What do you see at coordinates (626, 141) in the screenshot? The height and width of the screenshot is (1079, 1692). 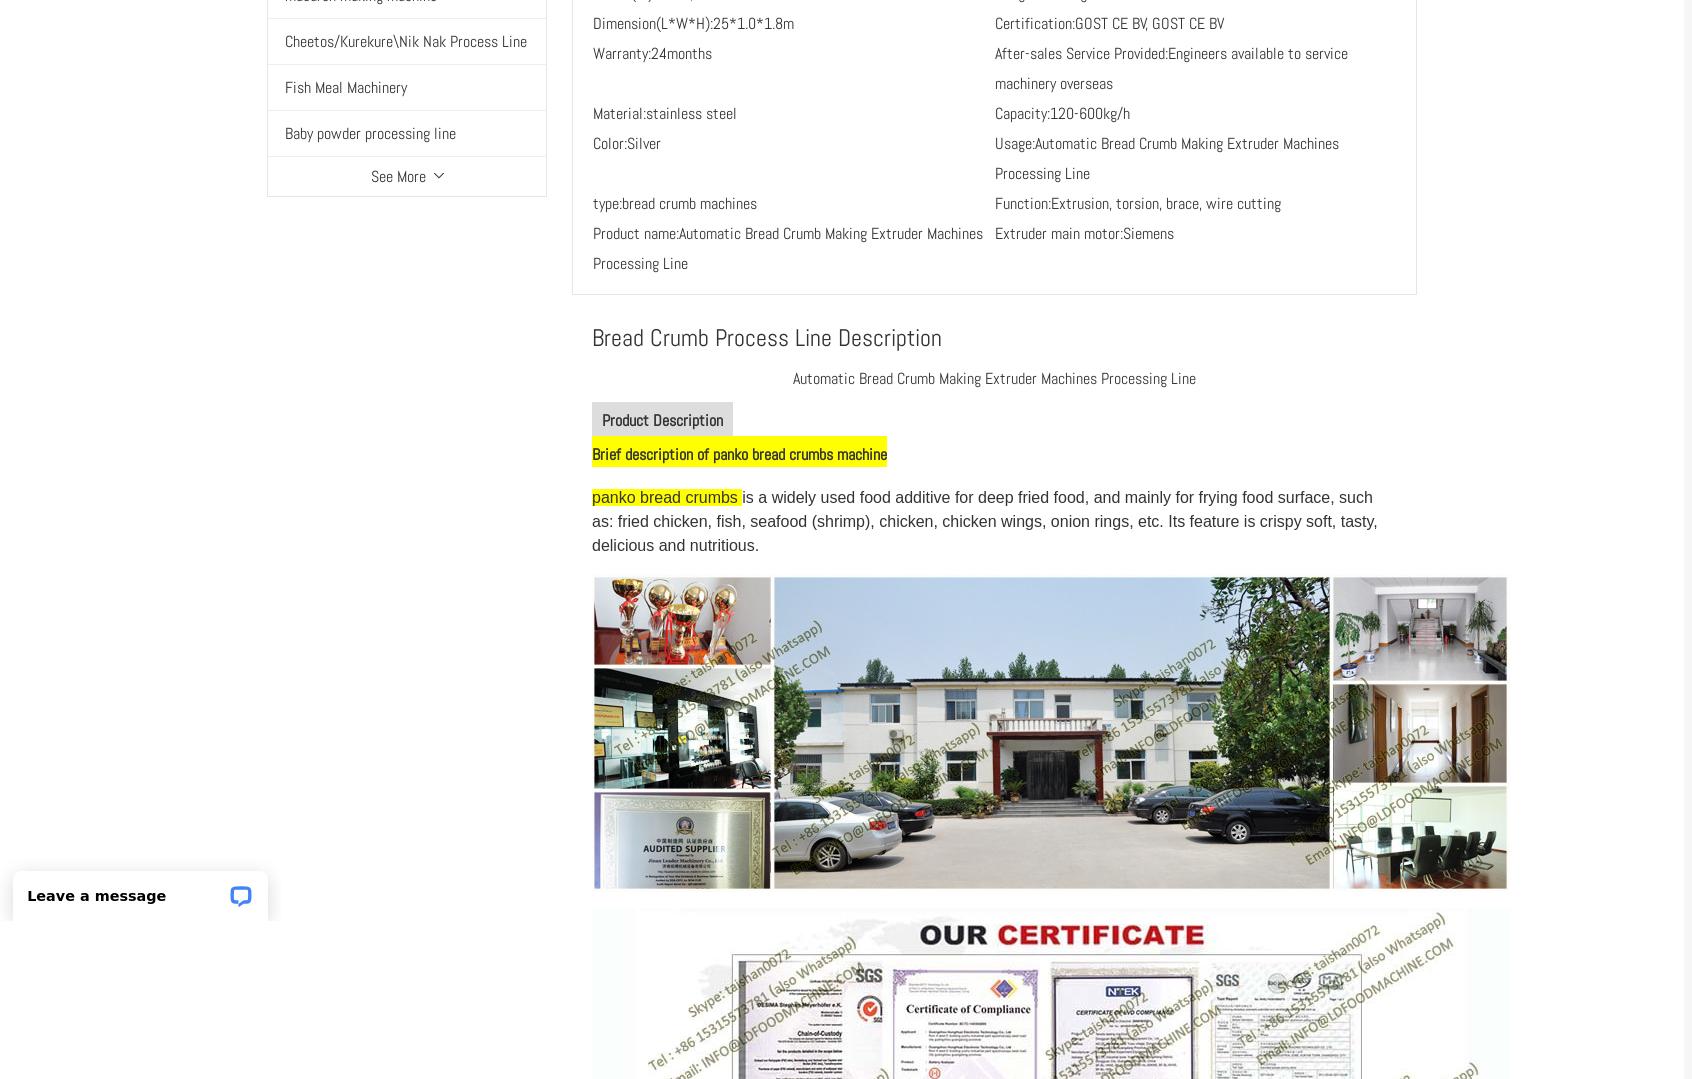 I see `'Color:Silver'` at bounding box center [626, 141].